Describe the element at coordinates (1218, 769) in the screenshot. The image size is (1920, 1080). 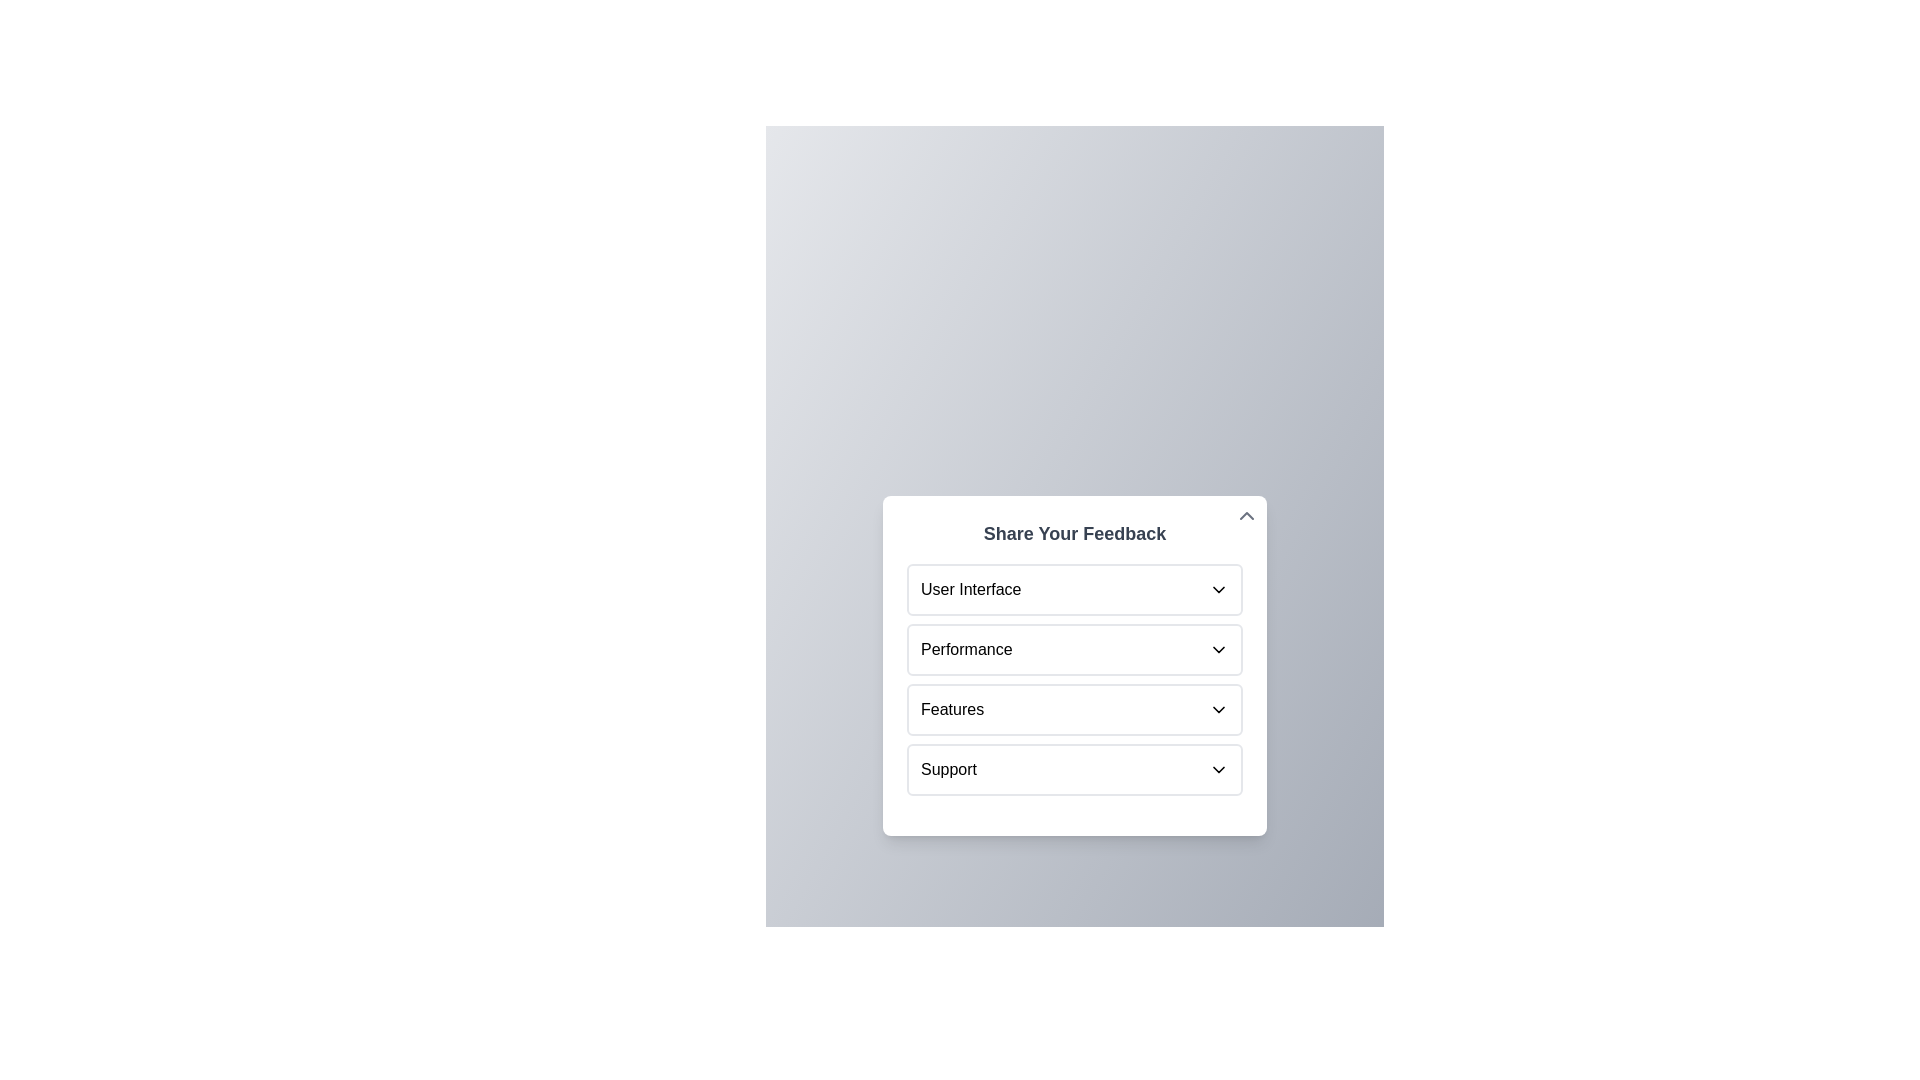
I see `the icon positioned at the right-hand side of the 'Support' label` at that location.